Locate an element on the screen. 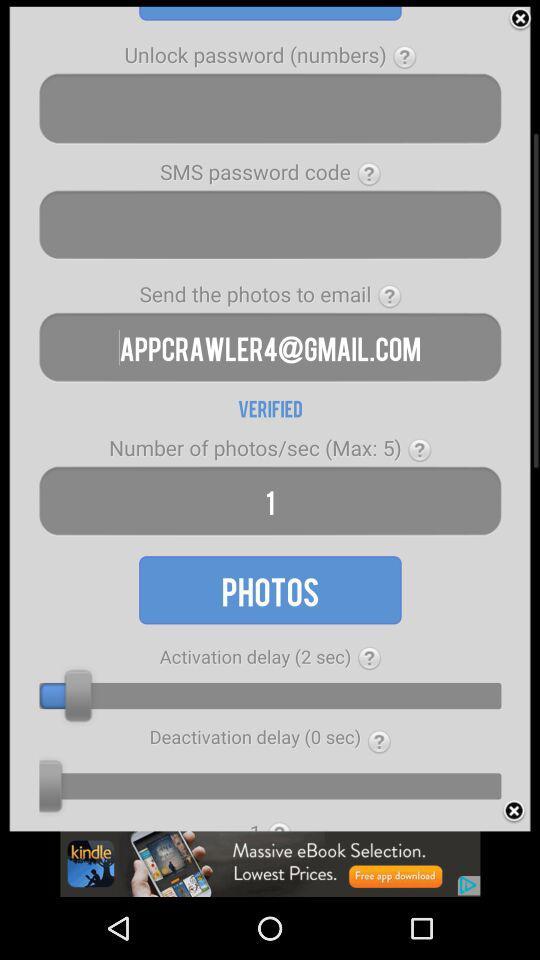  the question mark icon on right side of numeric 5 is located at coordinates (418, 450).